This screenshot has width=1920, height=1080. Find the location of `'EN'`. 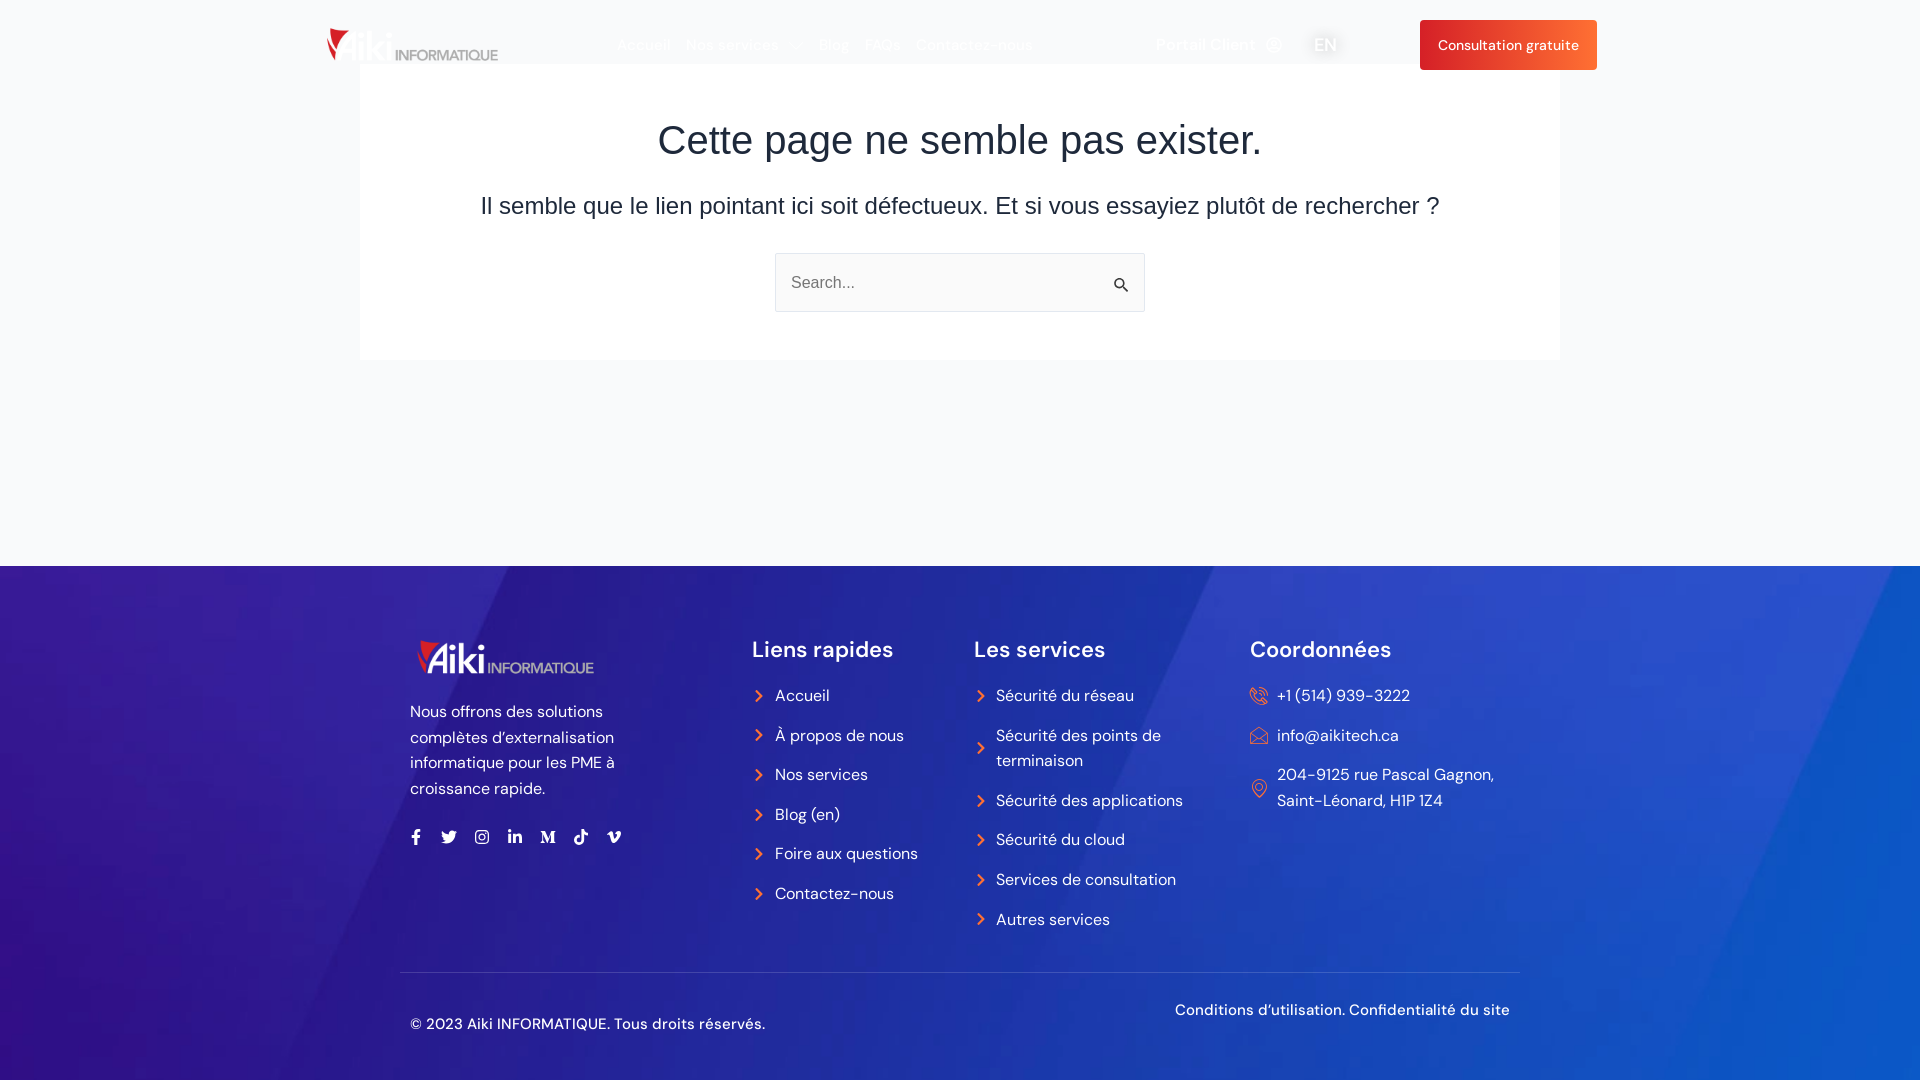

'EN' is located at coordinates (1325, 45).